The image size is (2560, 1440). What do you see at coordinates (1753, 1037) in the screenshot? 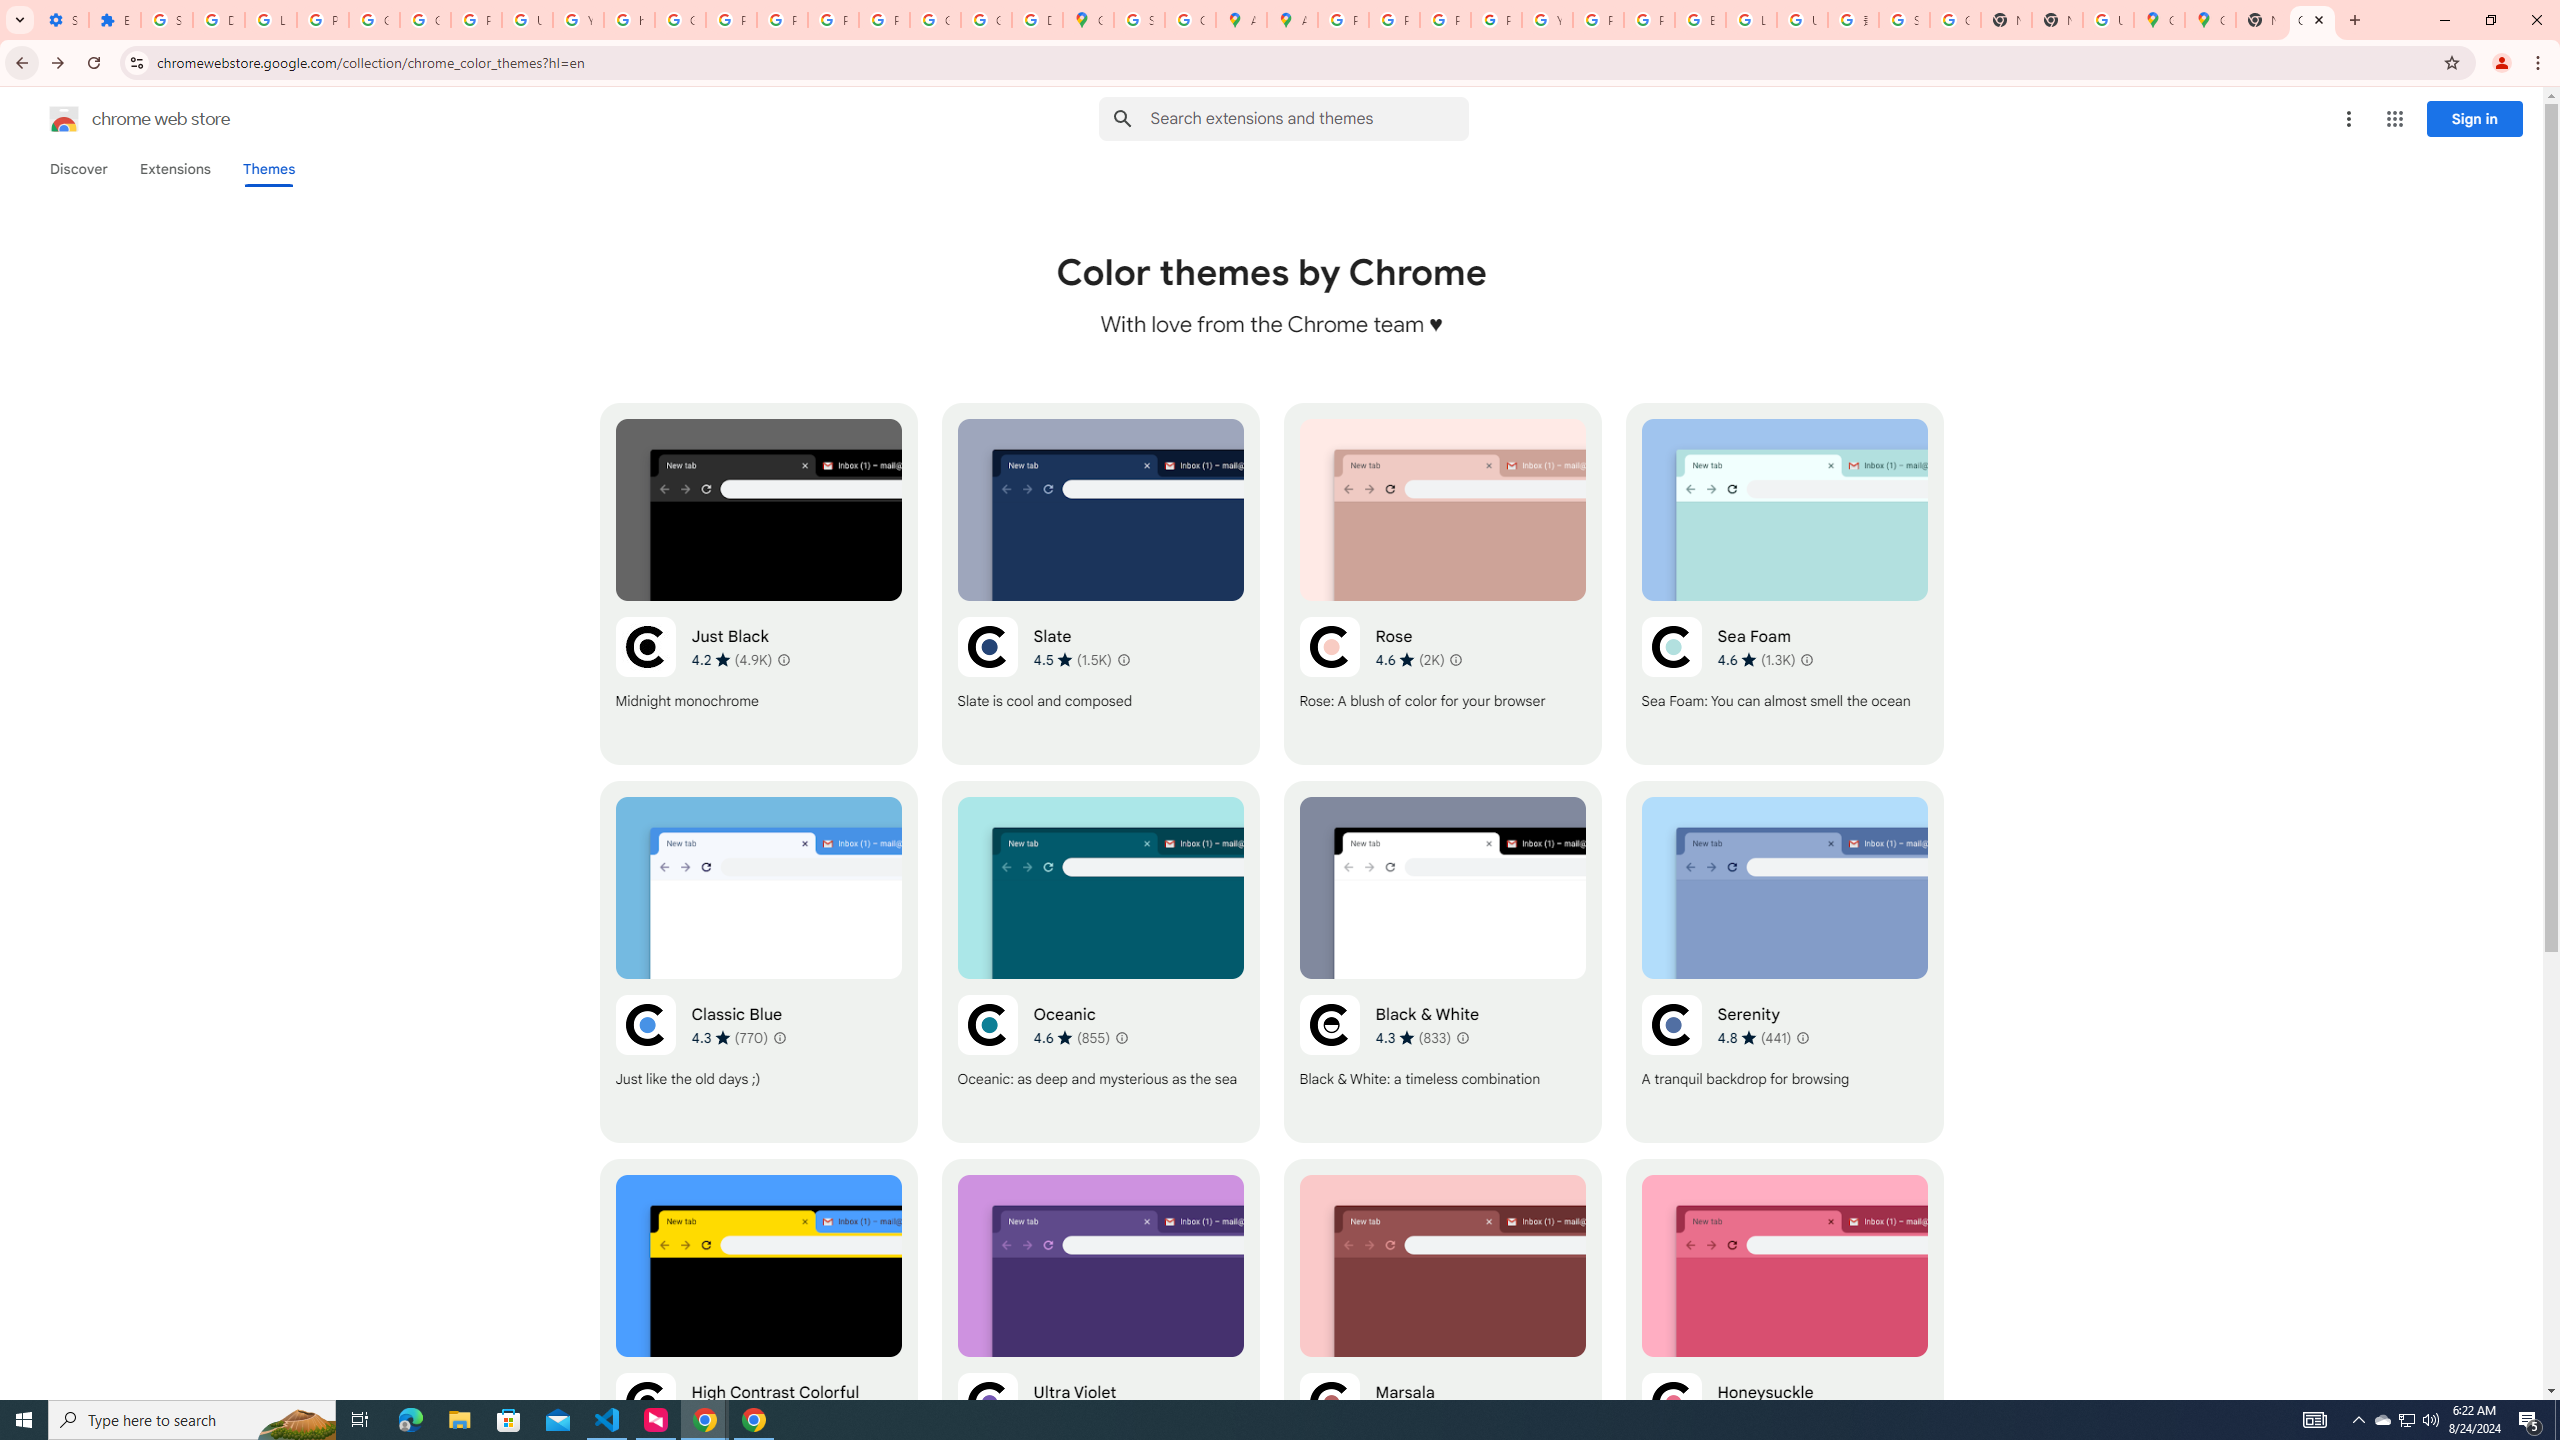
I see `'Average rating 4.8 out of 5 stars. 441 ratings.'` at bounding box center [1753, 1037].